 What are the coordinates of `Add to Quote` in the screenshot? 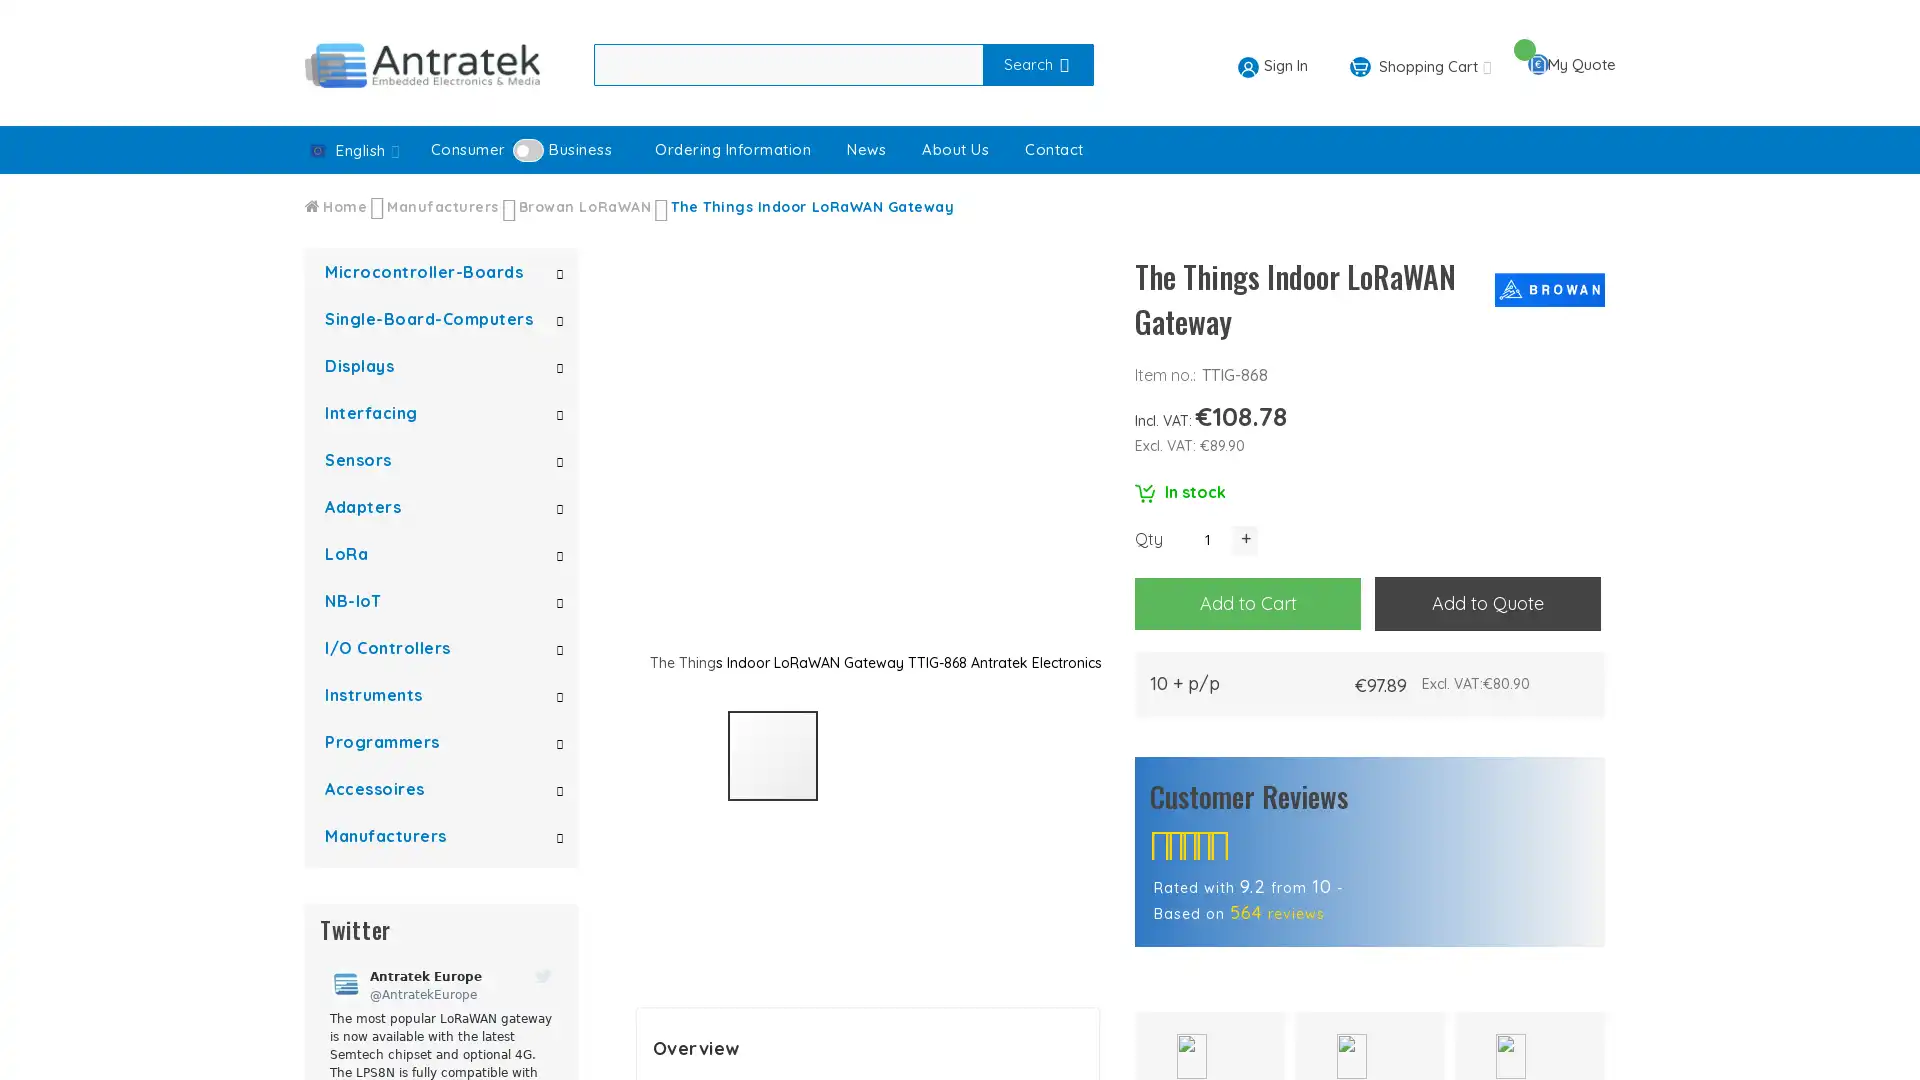 It's located at (1487, 602).